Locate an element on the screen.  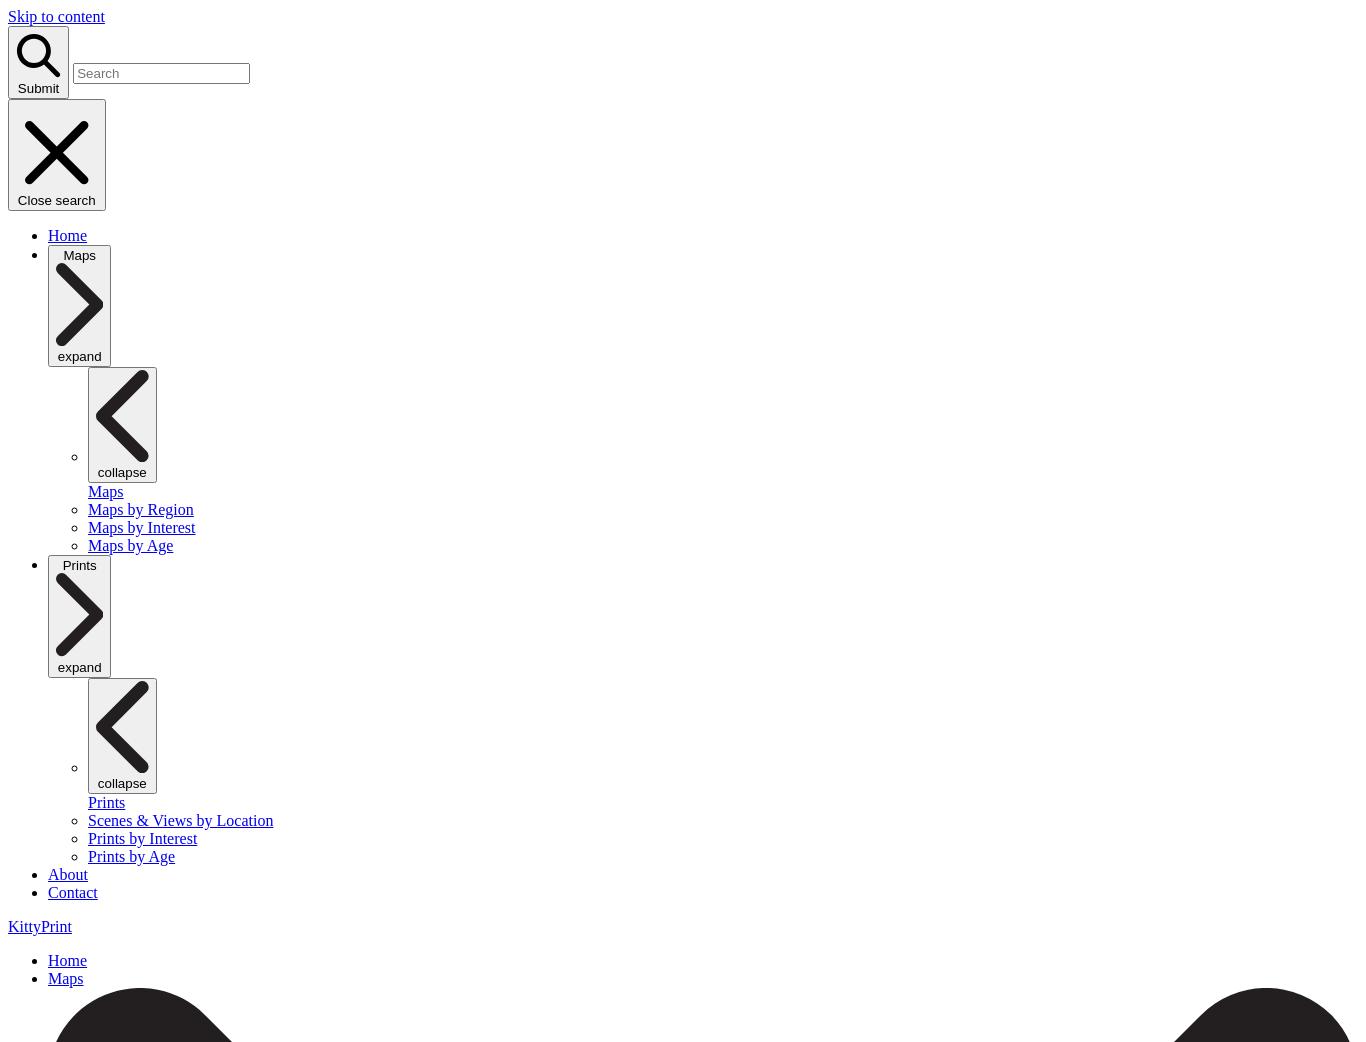
'Prints by Interest' is located at coordinates (141, 837).